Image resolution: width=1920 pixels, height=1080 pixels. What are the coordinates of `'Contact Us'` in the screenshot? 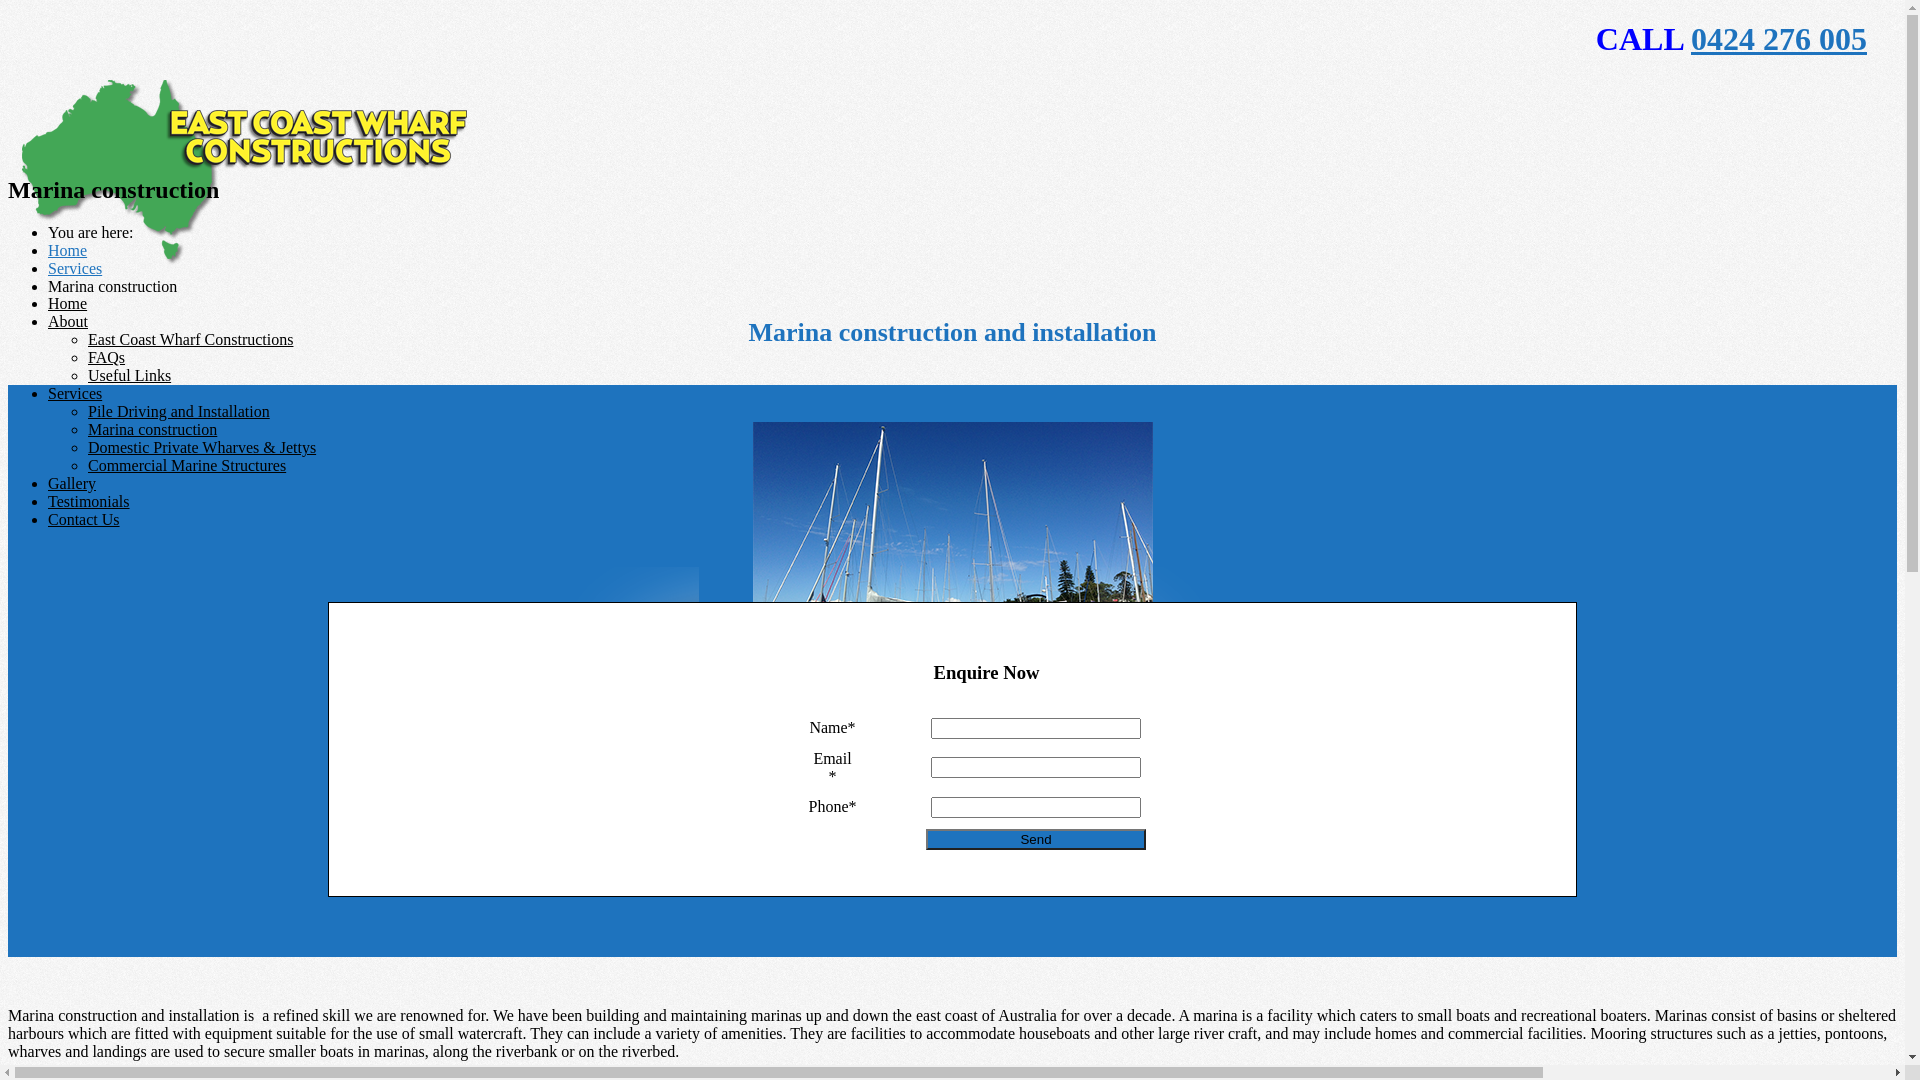 It's located at (82, 518).